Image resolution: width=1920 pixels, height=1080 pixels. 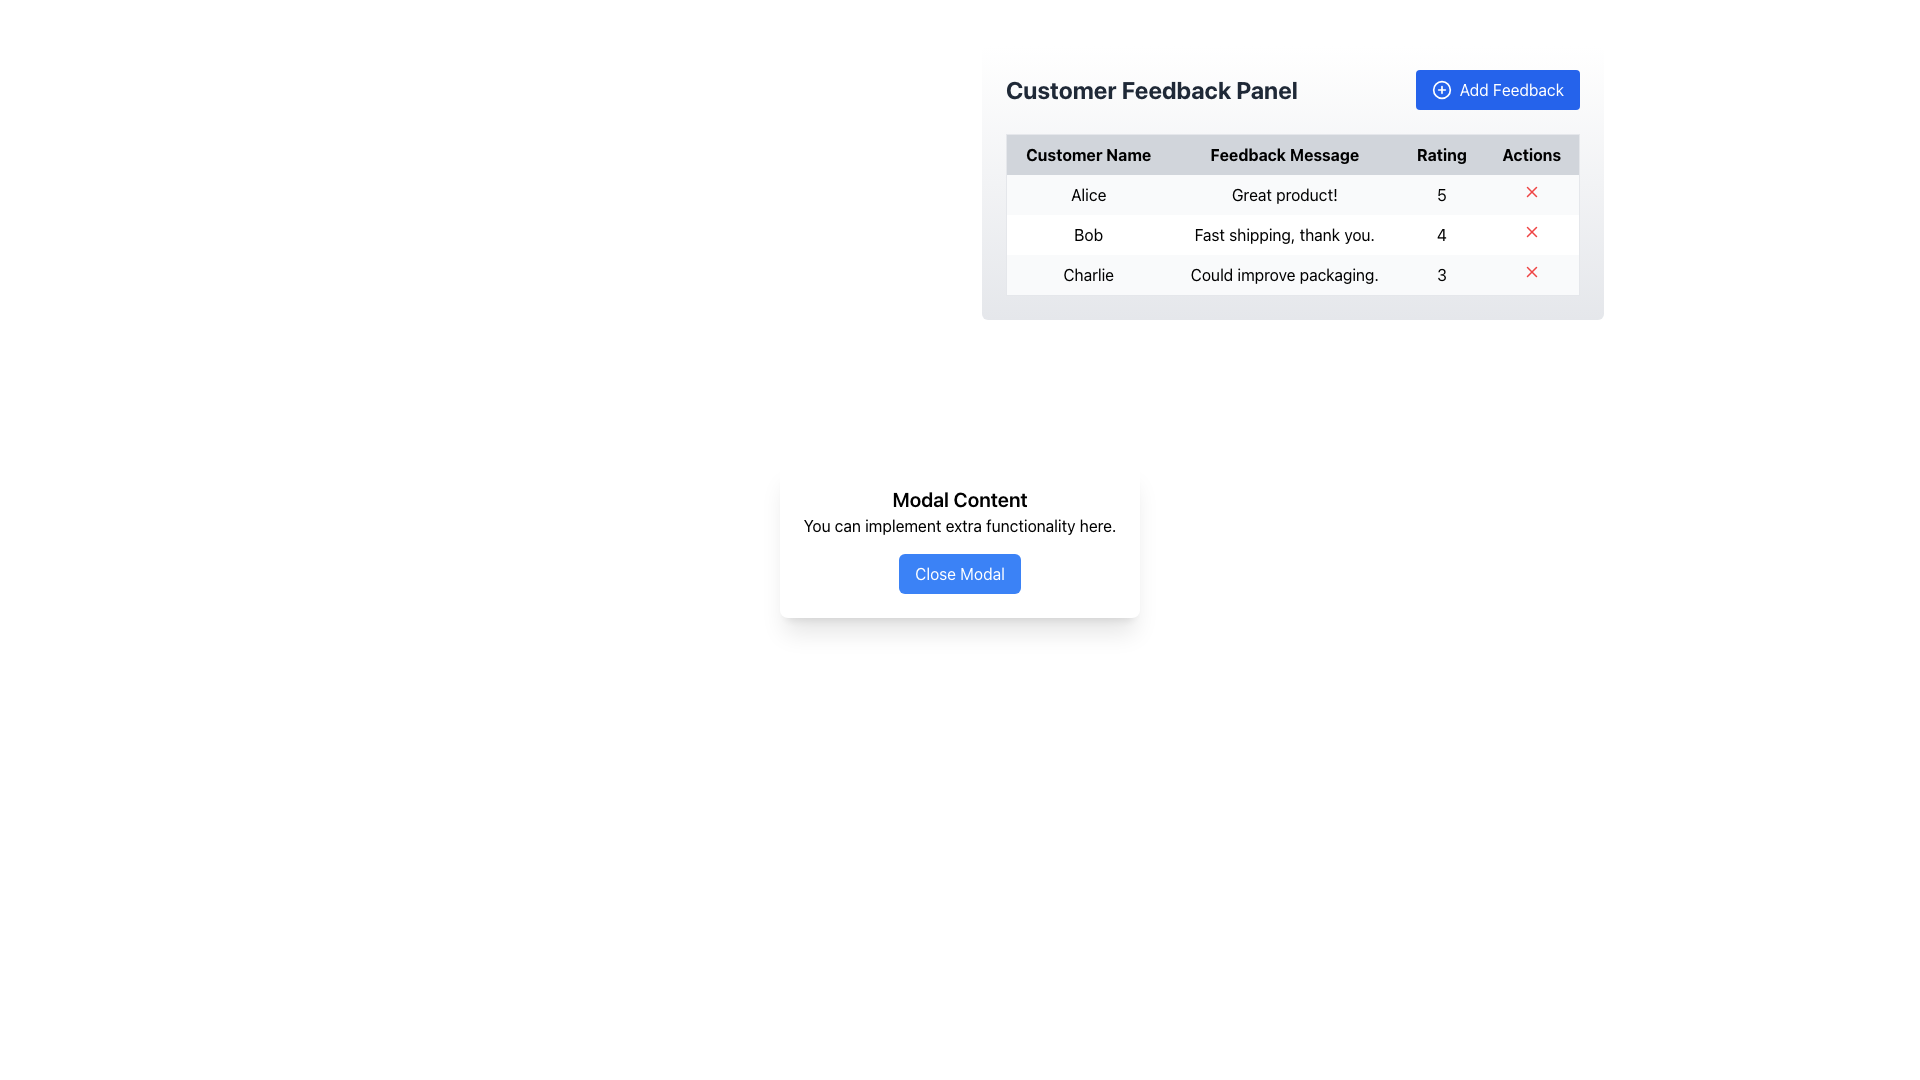 What do you see at coordinates (1087, 153) in the screenshot?
I see `the 'Customer Name' column header in the table, which is positioned at the top-left of the header row` at bounding box center [1087, 153].